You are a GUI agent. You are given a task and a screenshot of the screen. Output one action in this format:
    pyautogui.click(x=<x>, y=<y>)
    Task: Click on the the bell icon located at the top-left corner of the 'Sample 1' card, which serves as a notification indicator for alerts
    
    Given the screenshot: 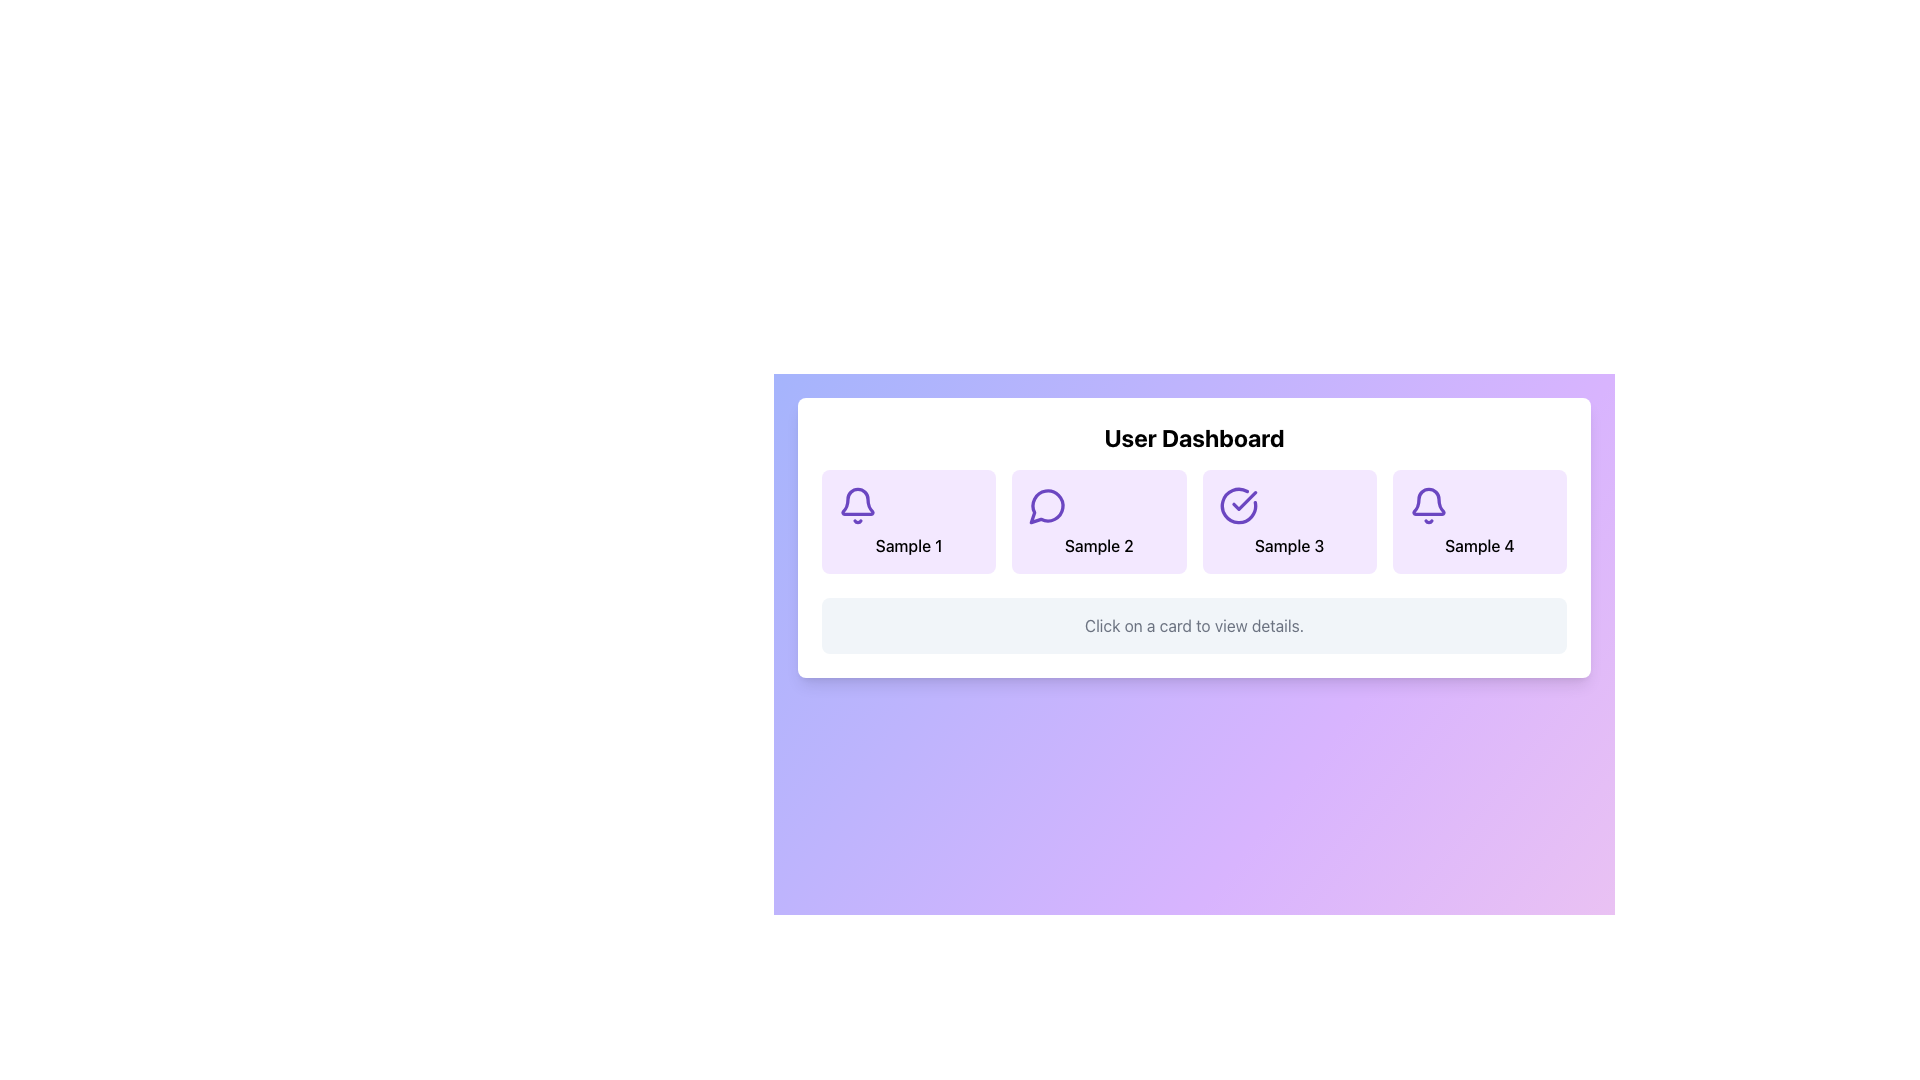 What is the action you would take?
    pyautogui.click(x=858, y=504)
    